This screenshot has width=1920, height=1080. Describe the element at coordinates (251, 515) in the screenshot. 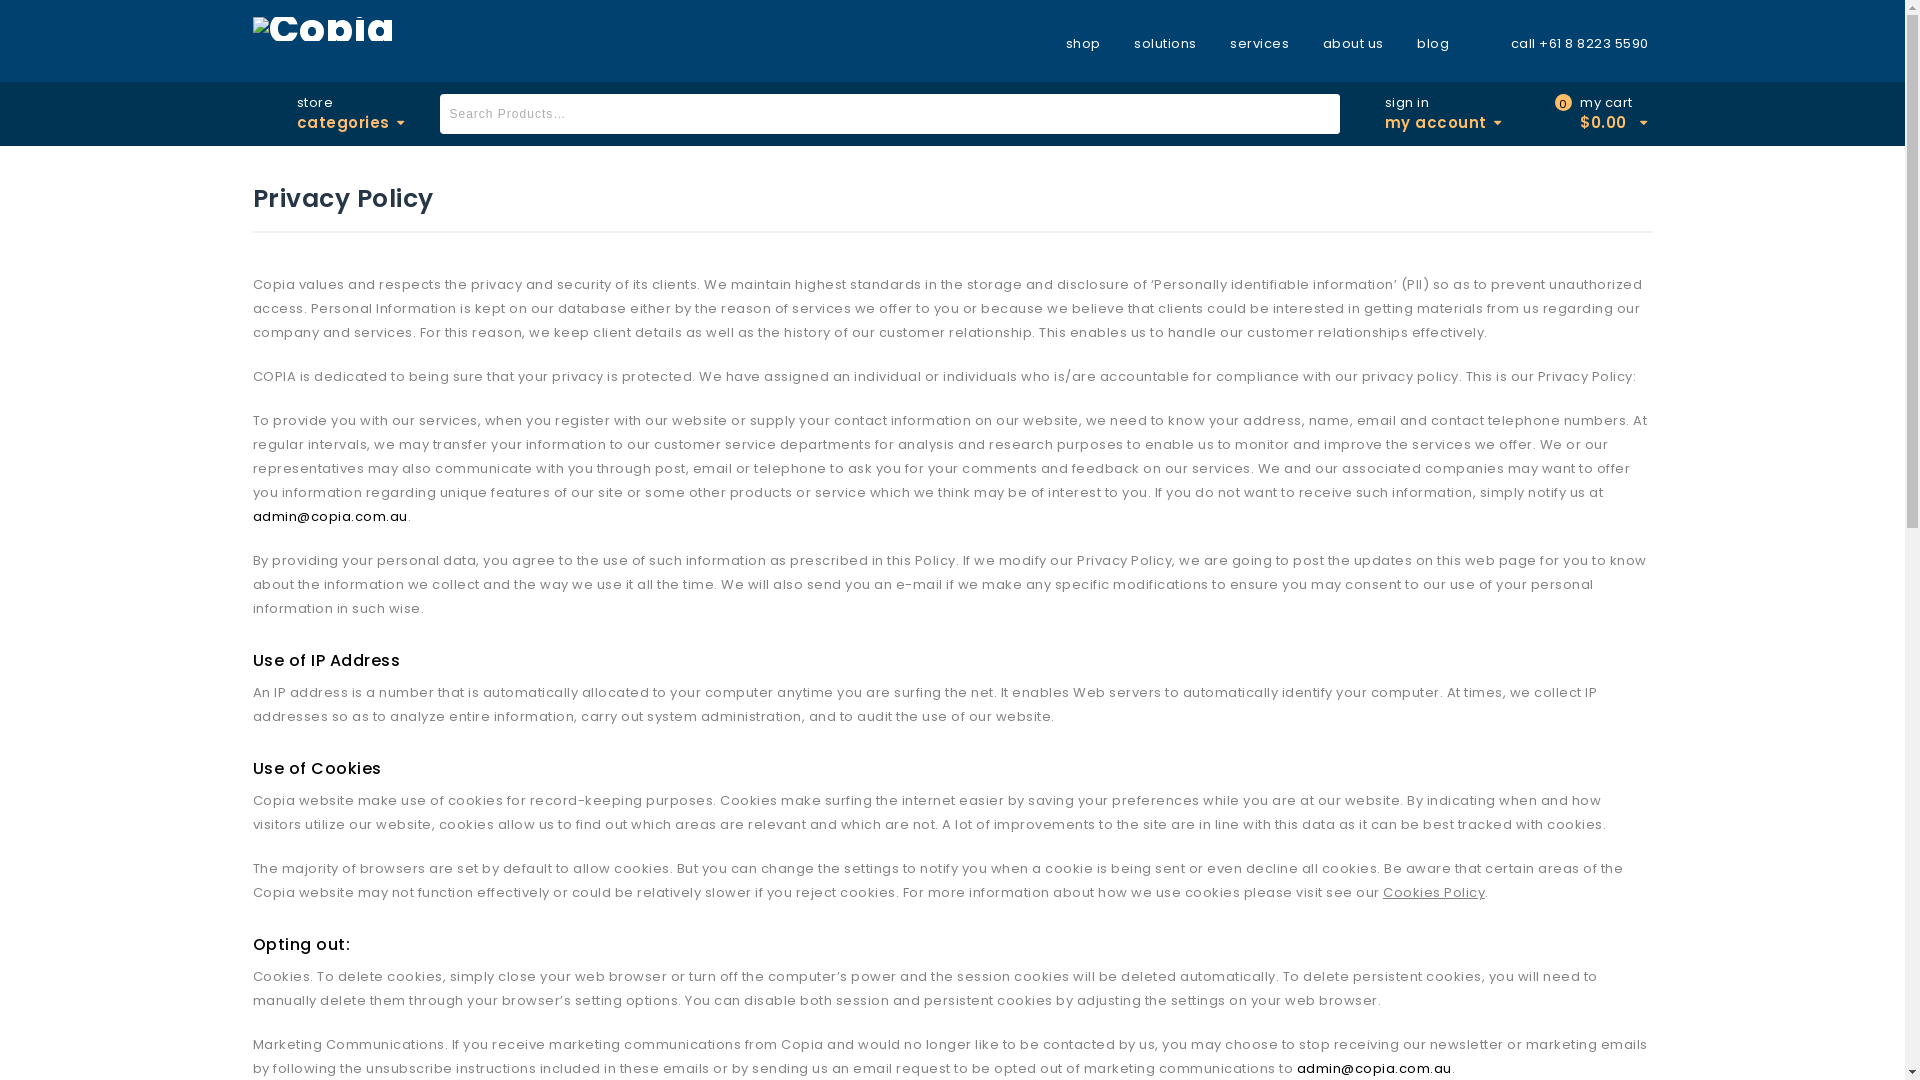

I see `'admin@copia.com.au'` at that location.